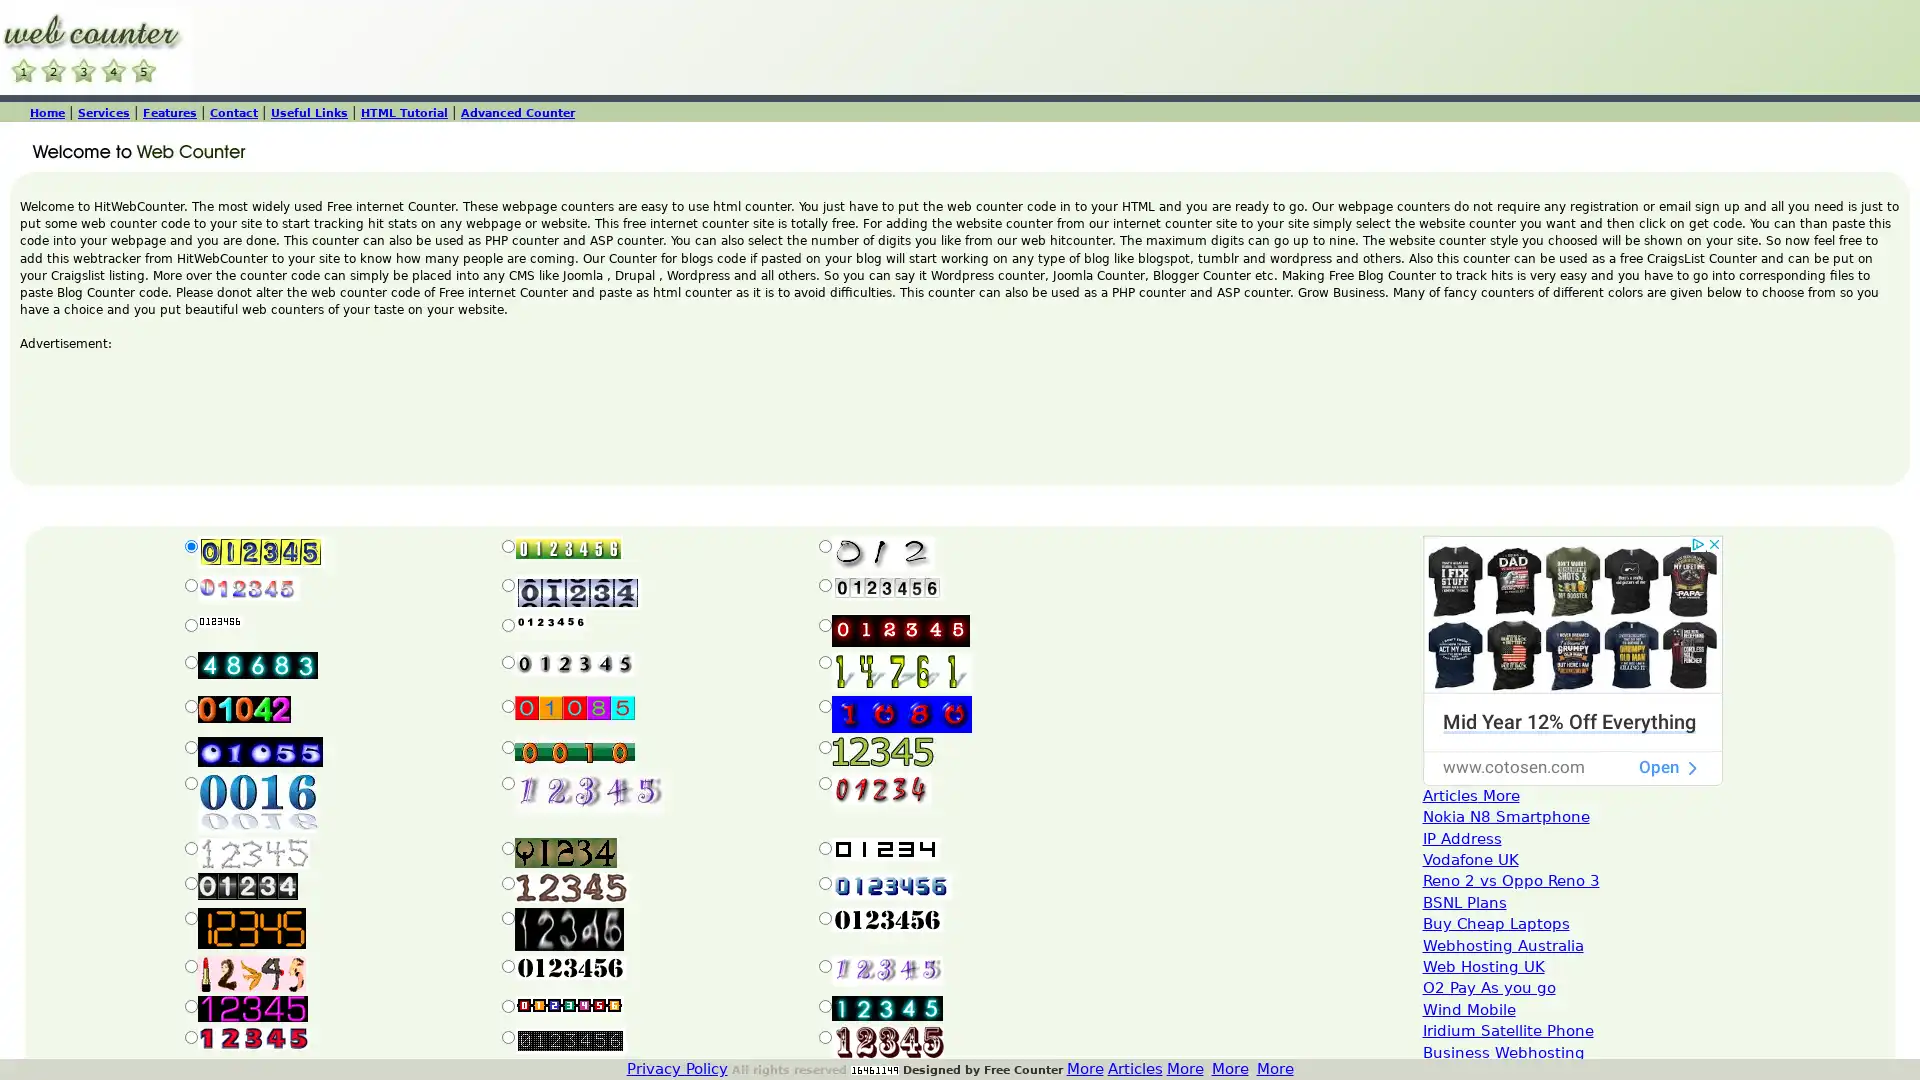 This screenshot has width=1920, height=1080. What do you see at coordinates (243, 707) in the screenshot?
I see `Submit` at bounding box center [243, 707].